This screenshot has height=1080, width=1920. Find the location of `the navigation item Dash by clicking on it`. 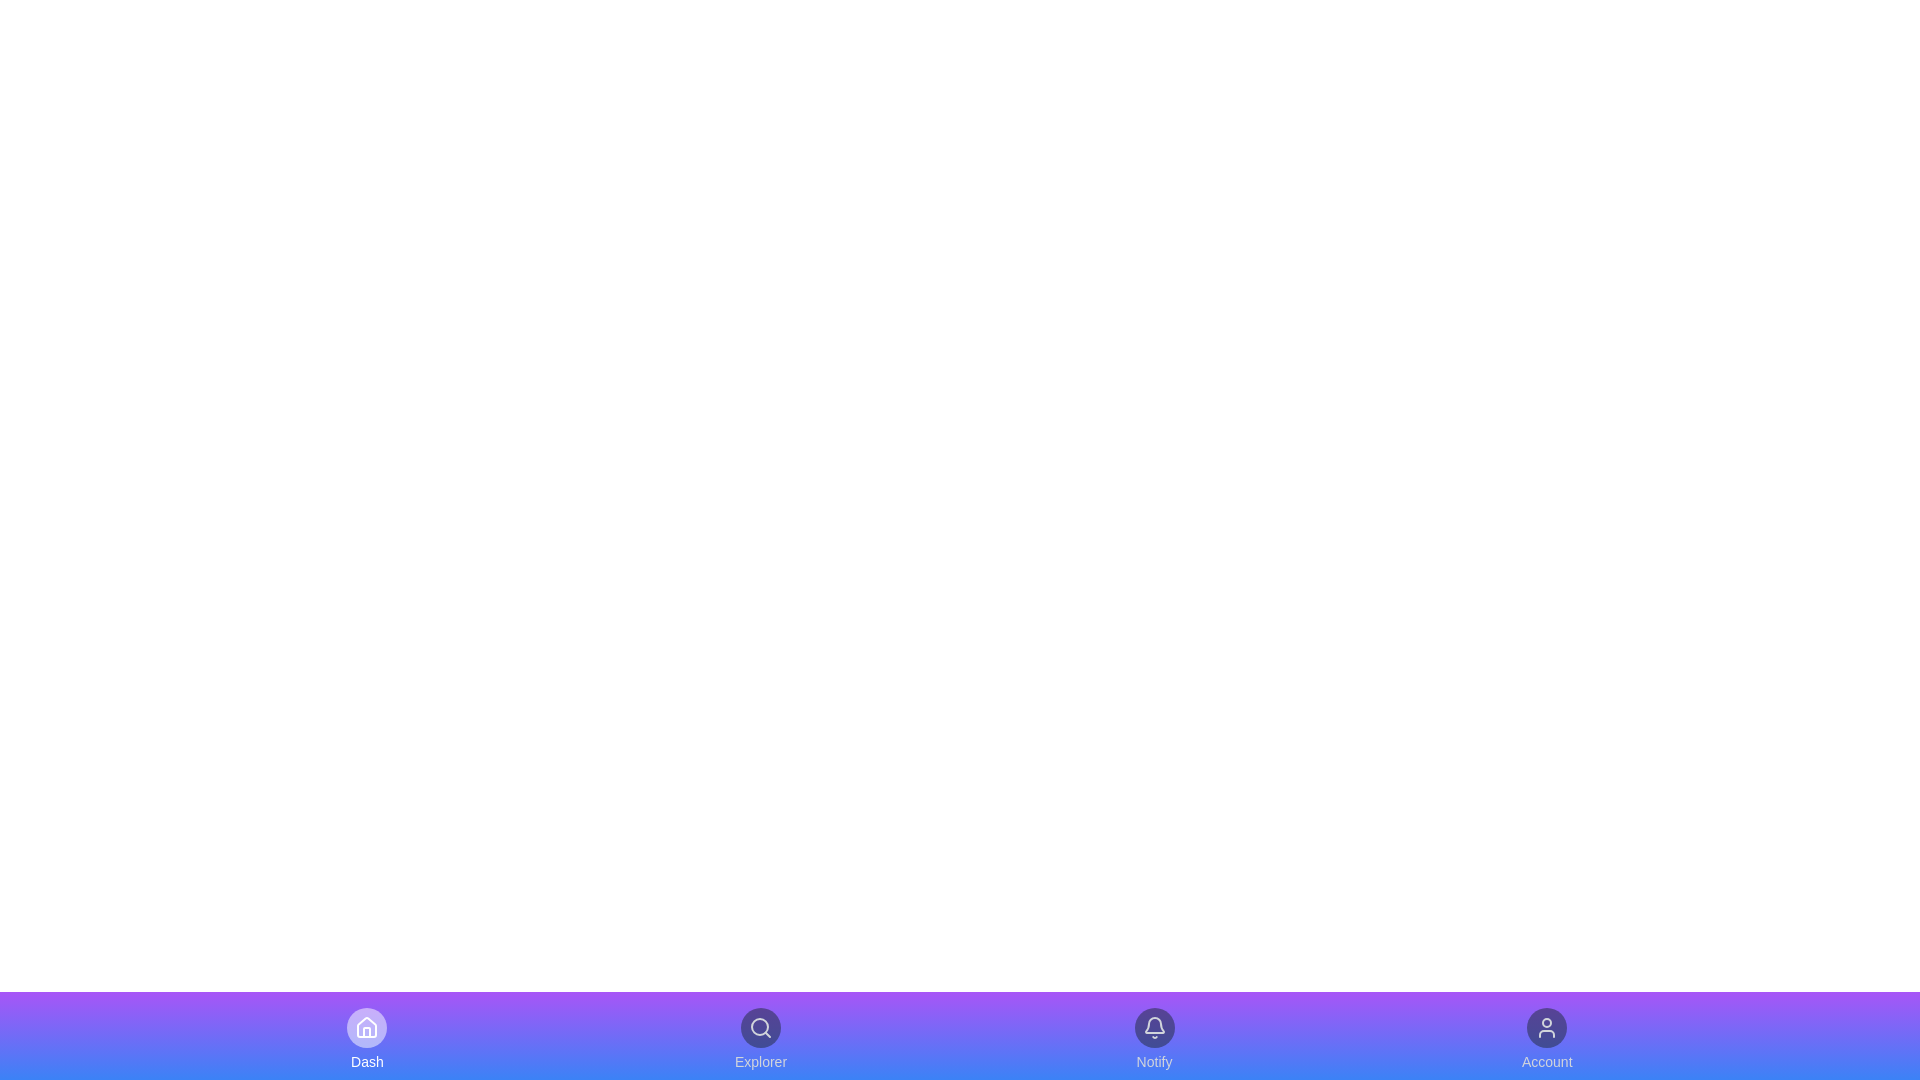

the navigation item Dash by clicking on it is located at coordinates (367, 1039).